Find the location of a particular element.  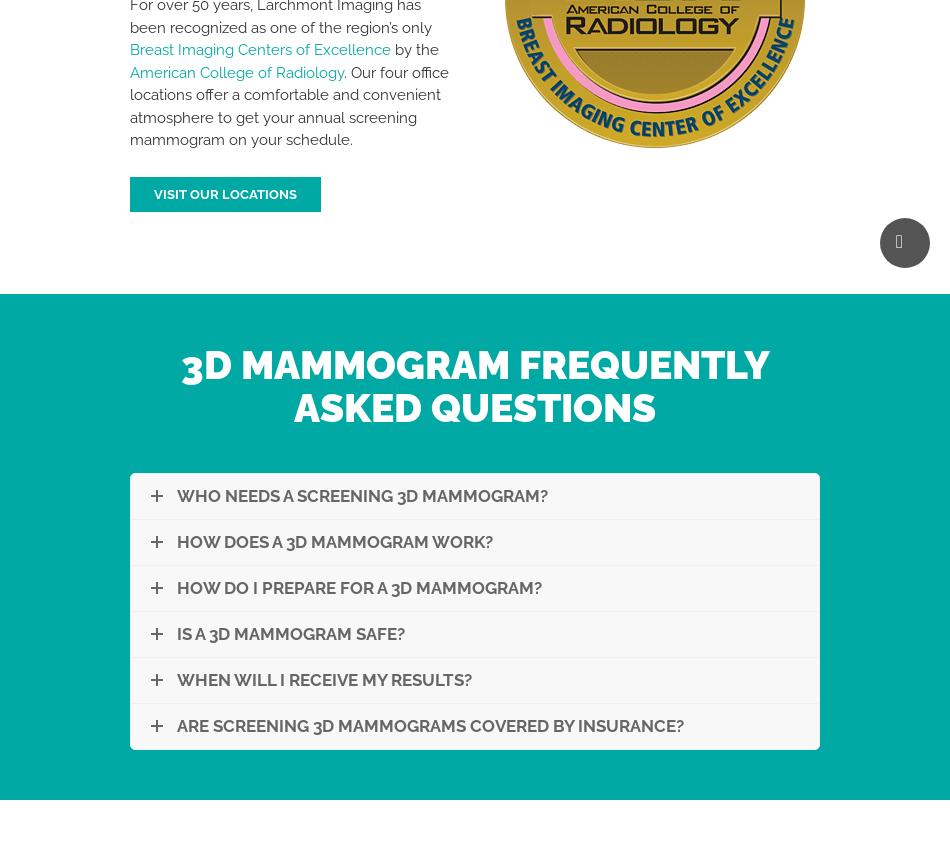

'How Do I Prepare for A 3D Mammogram?' is located at coordinates (358, 586).